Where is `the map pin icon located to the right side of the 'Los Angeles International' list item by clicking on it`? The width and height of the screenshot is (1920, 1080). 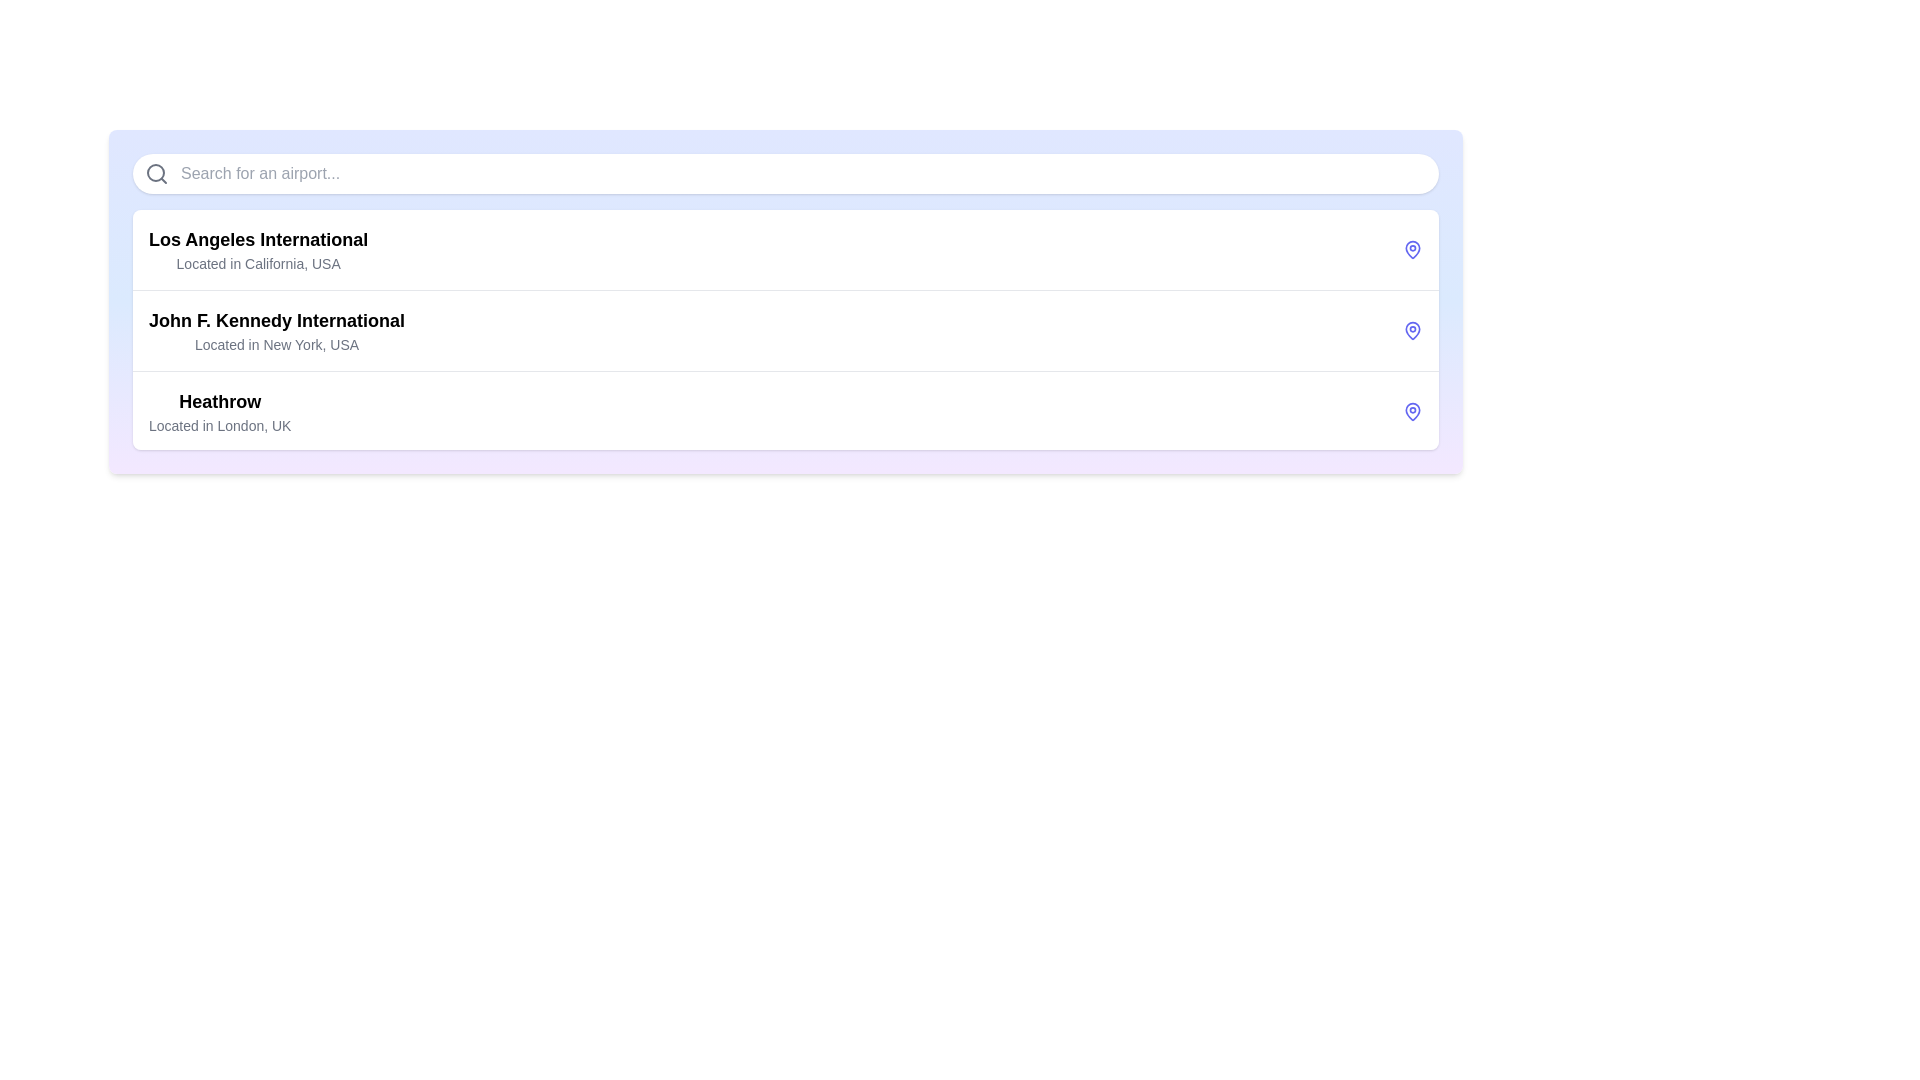 the map pin icon located to the right side of the 'Los Angeles International' list item by clicking on it is located at coordinates (1411, 248).